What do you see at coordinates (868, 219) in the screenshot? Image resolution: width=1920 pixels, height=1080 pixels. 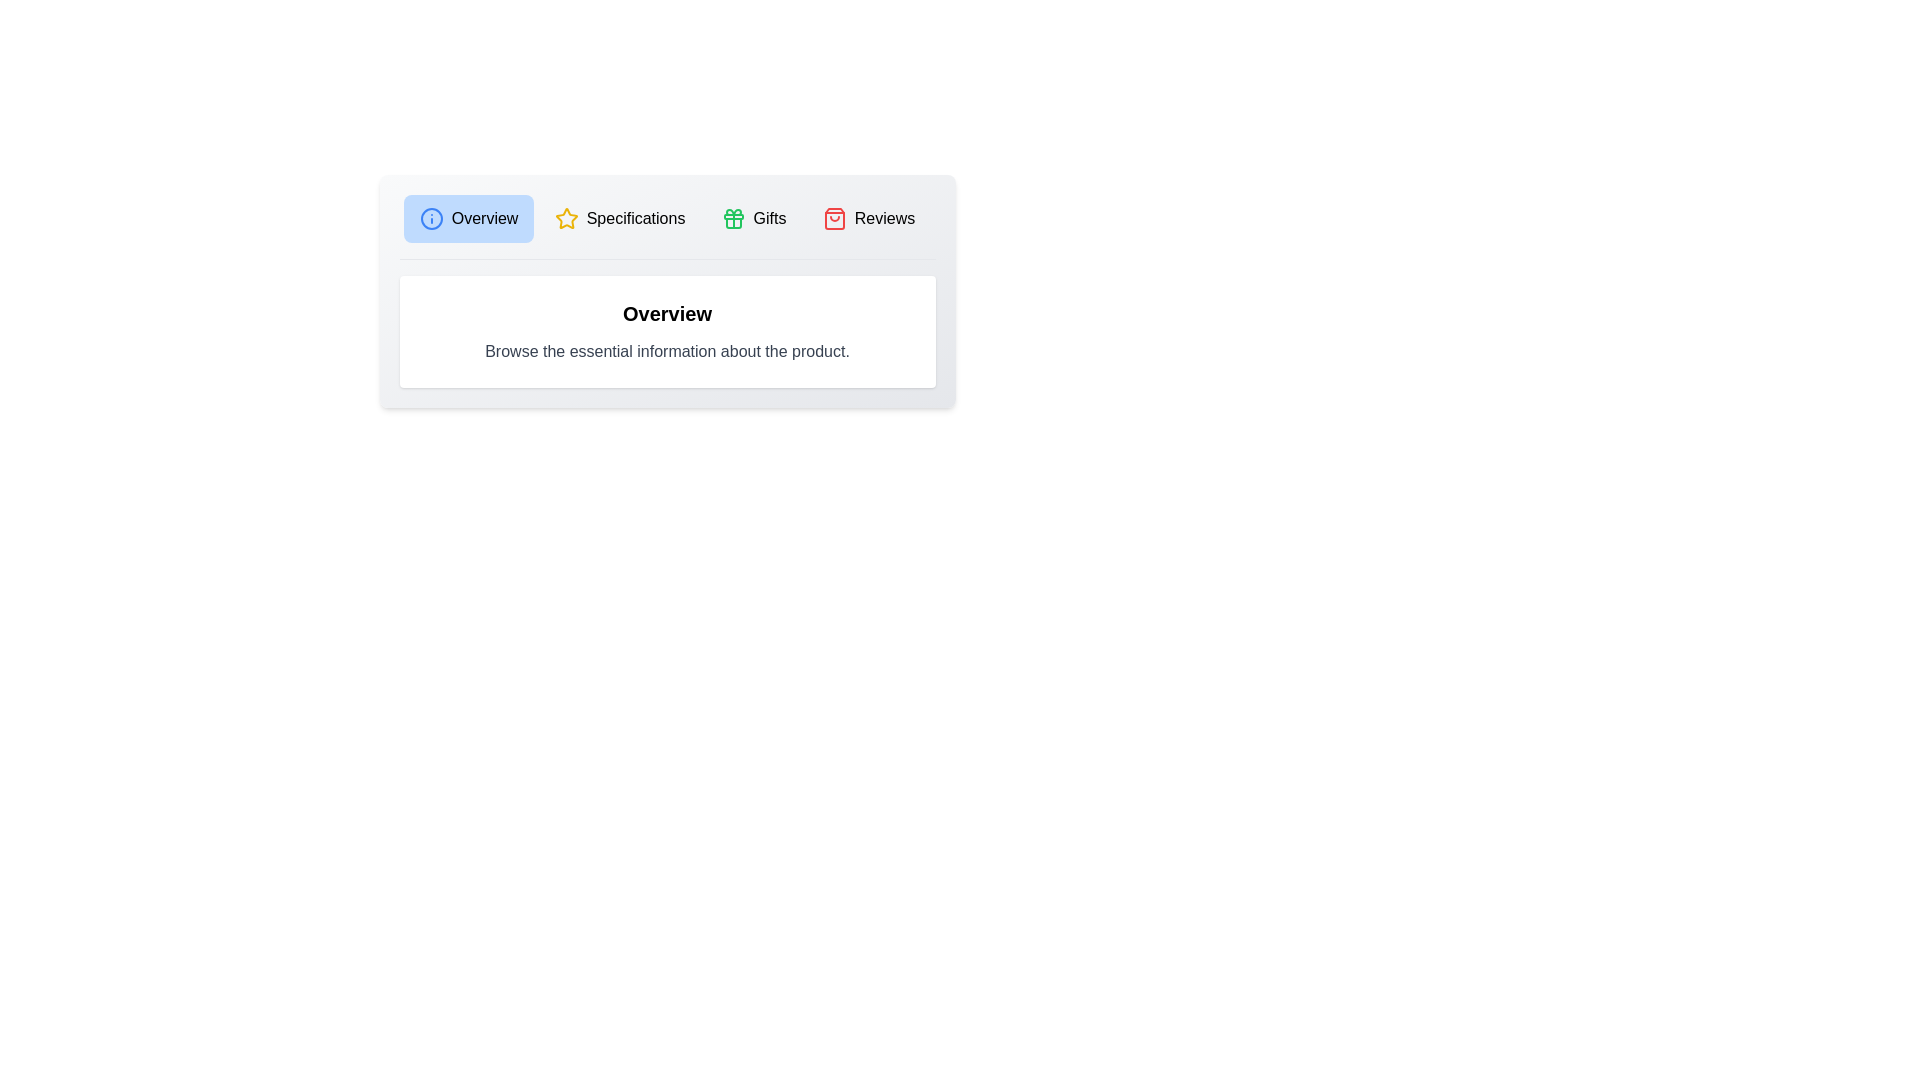 I see `the Reviews tab to display its content` at bounding box center [868, 219].